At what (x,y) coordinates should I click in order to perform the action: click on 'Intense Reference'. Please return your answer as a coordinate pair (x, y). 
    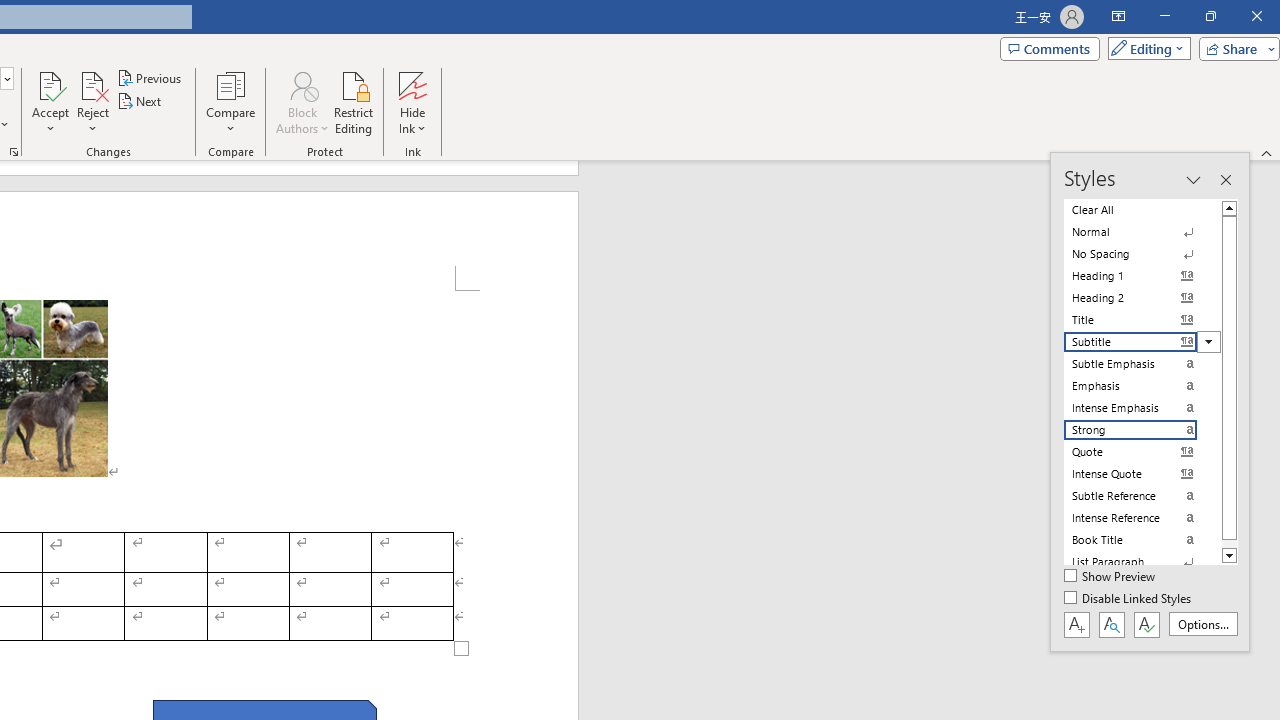
    Looking at the image, I should click on (1142, 517).